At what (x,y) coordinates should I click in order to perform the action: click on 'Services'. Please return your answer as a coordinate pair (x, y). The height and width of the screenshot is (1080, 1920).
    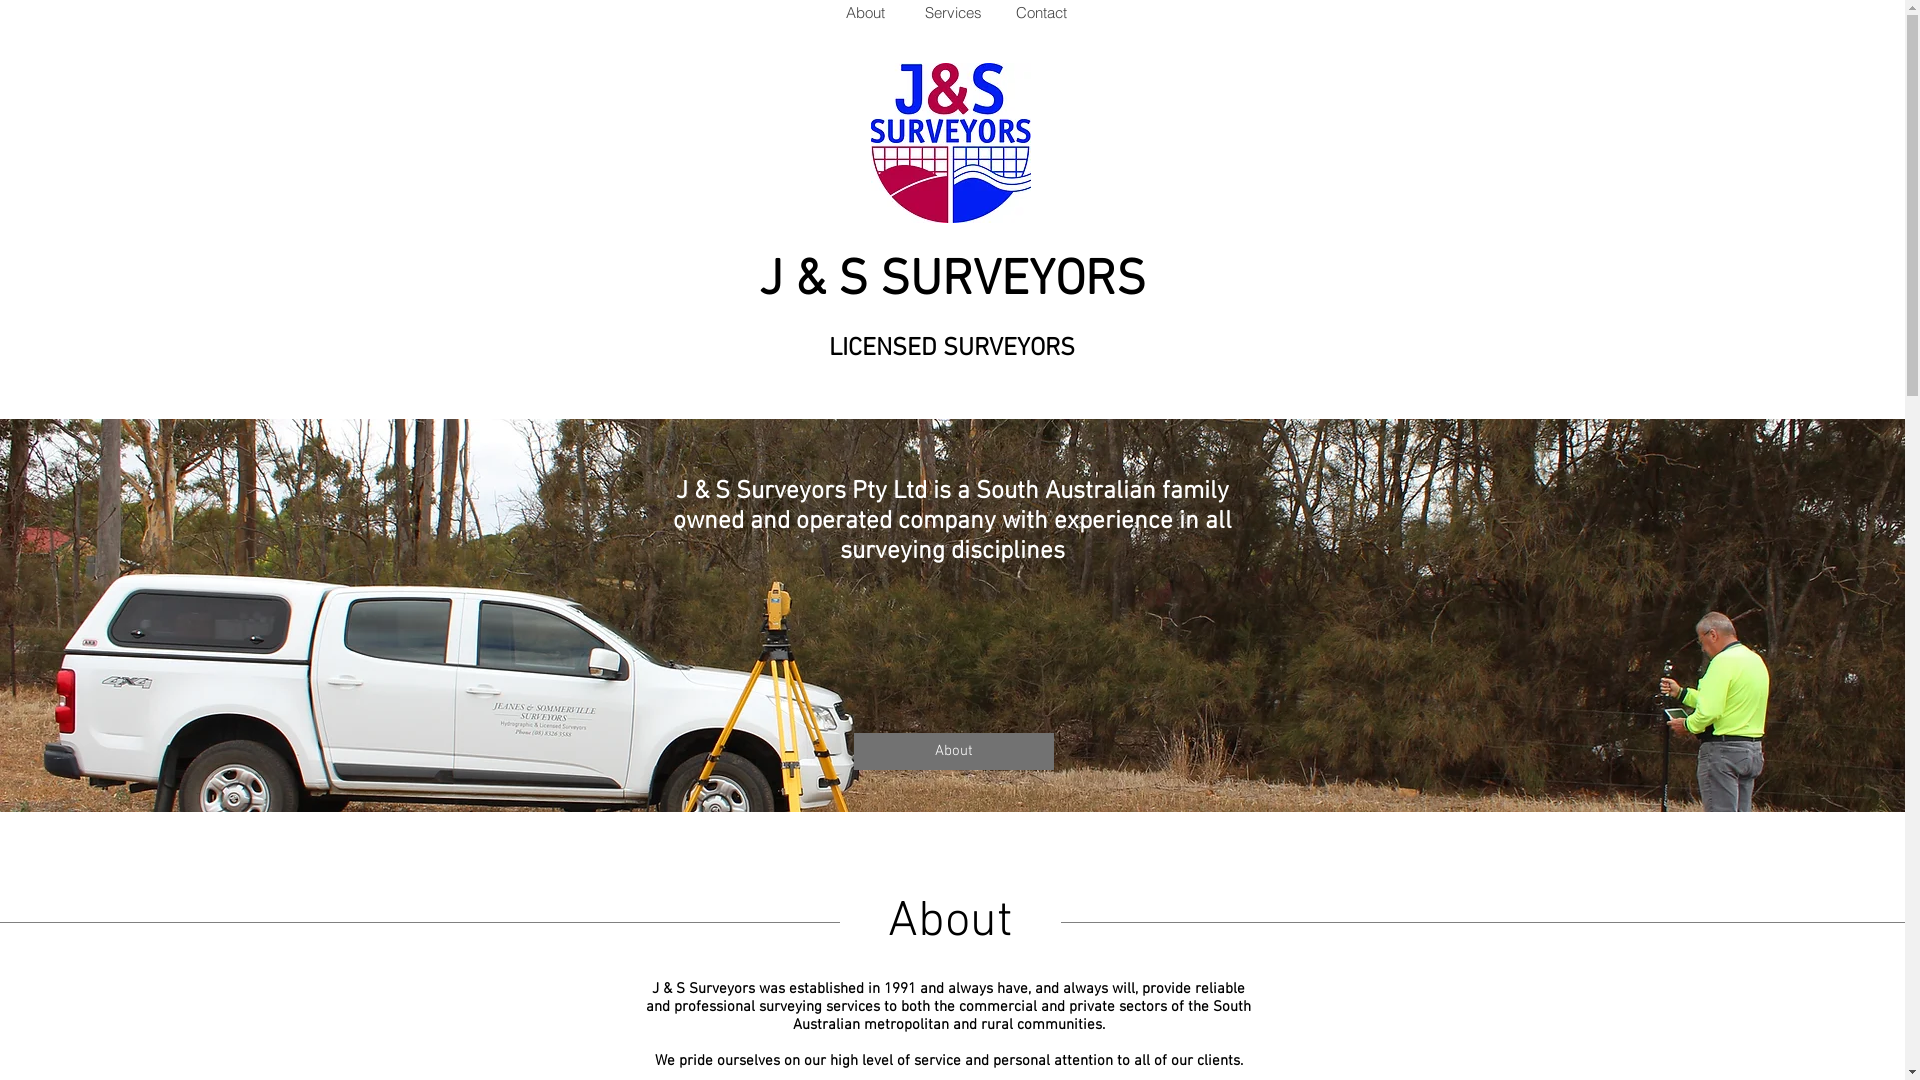
    Looking at the image, I should click on (950, 12).